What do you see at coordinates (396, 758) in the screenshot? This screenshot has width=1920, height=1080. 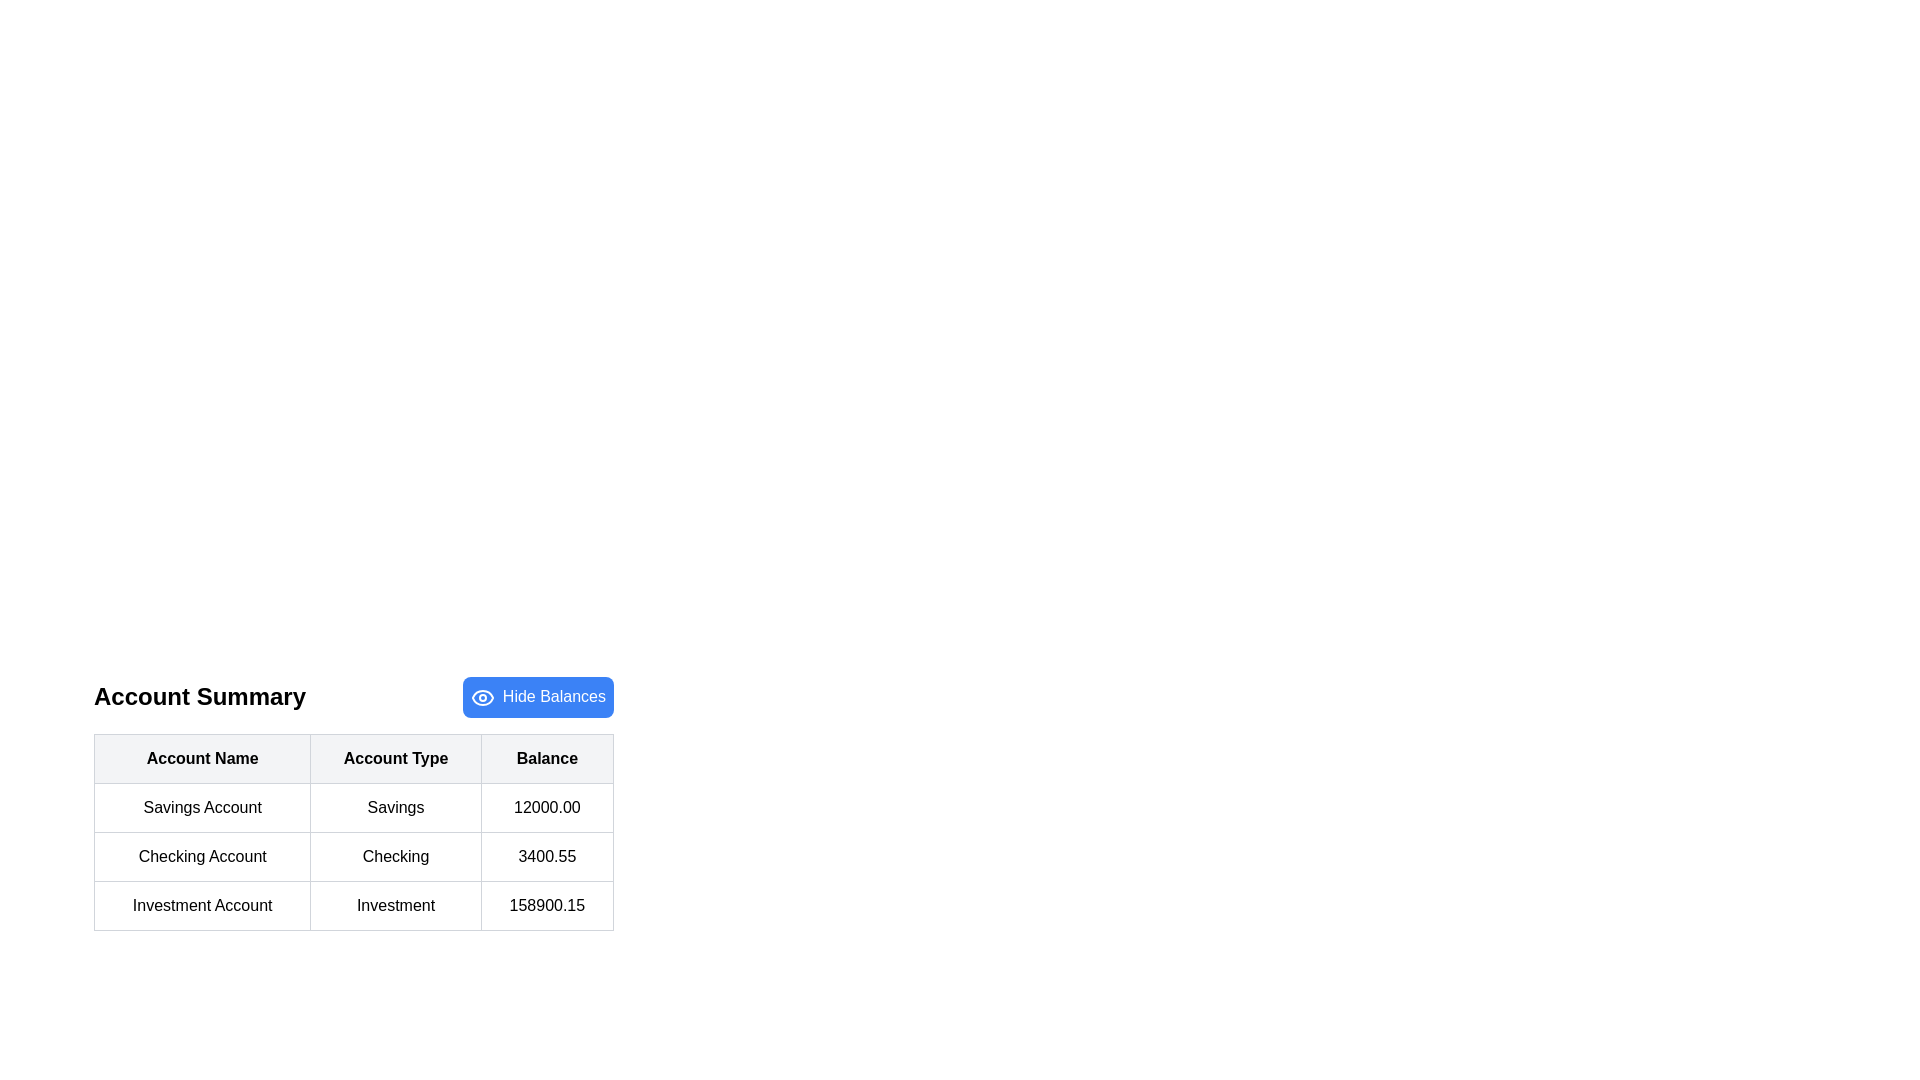 I see `the Table Header Cell for the 'Account Type' column` at bounding box center [396, 758].